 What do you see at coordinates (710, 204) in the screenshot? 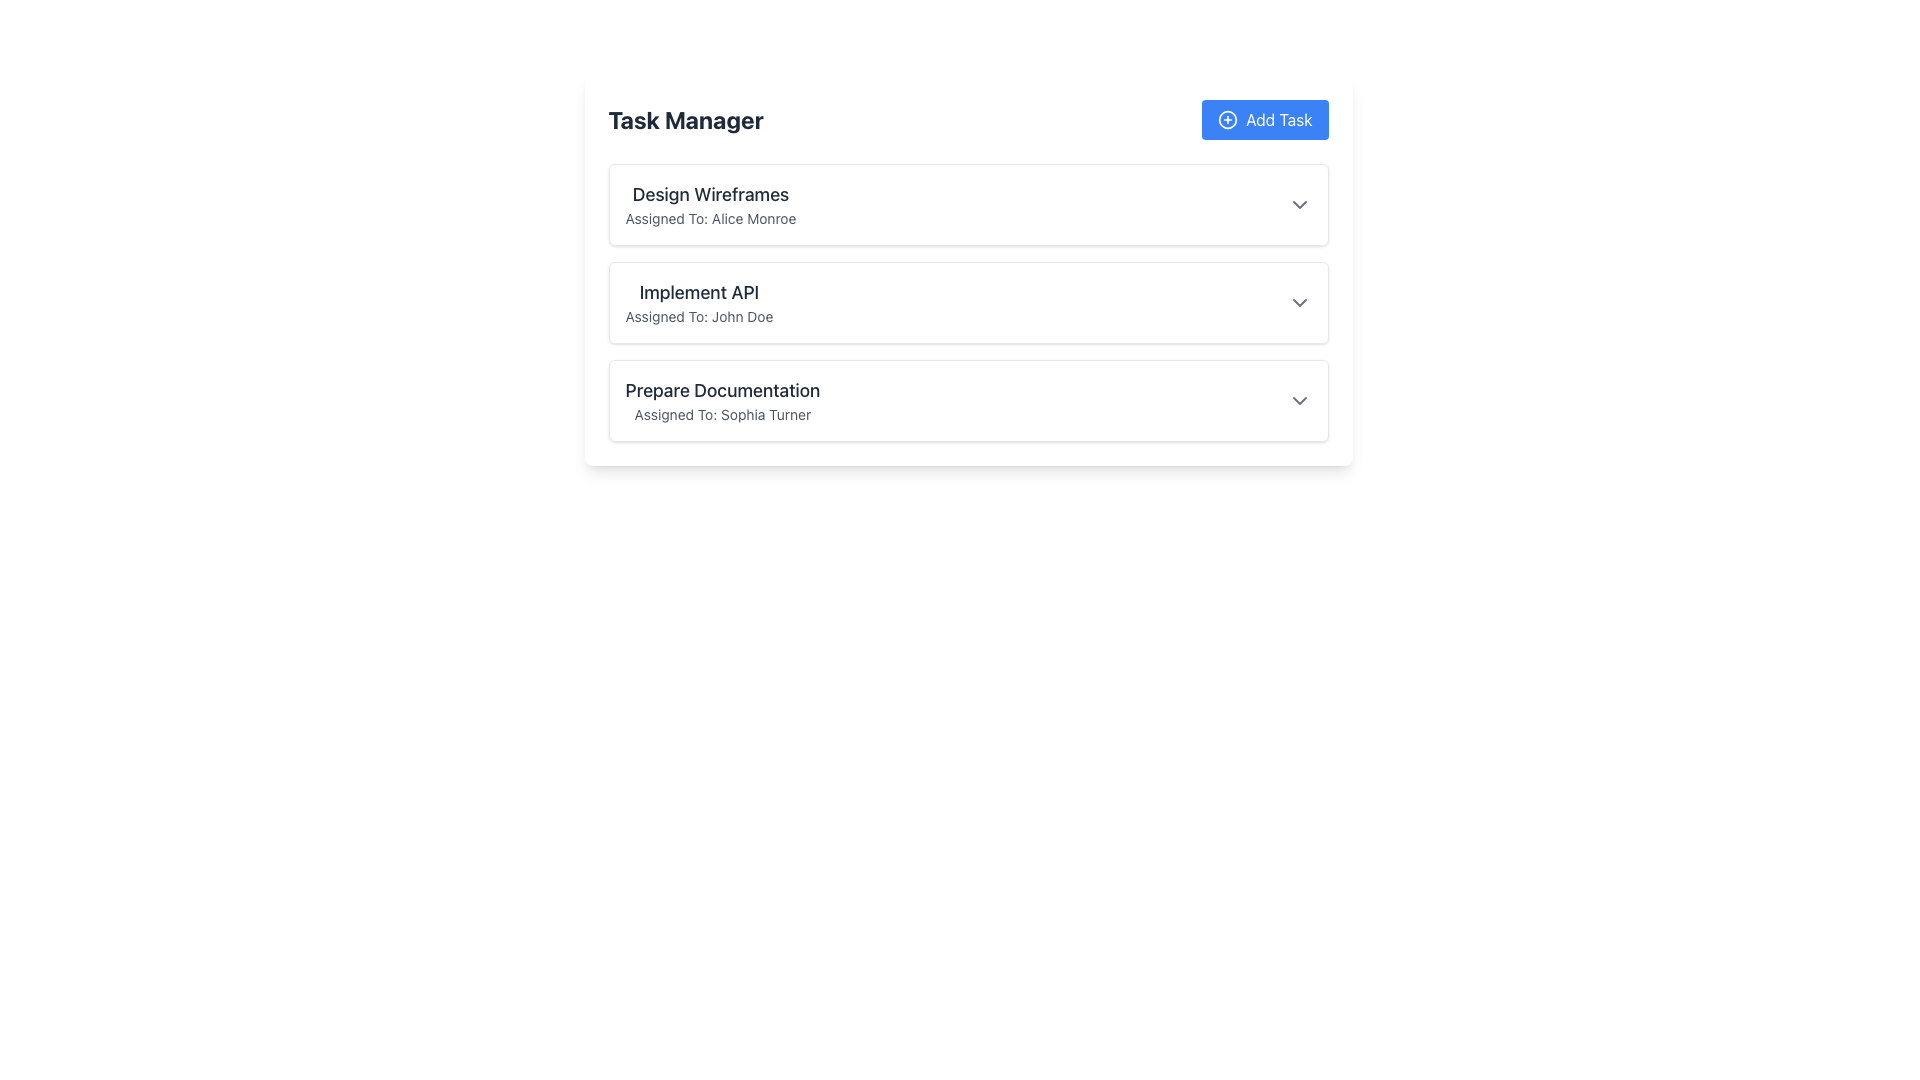
I see `the first task item in the vertical list under the 'Task Manager' header` at bounding box center [710, 204].